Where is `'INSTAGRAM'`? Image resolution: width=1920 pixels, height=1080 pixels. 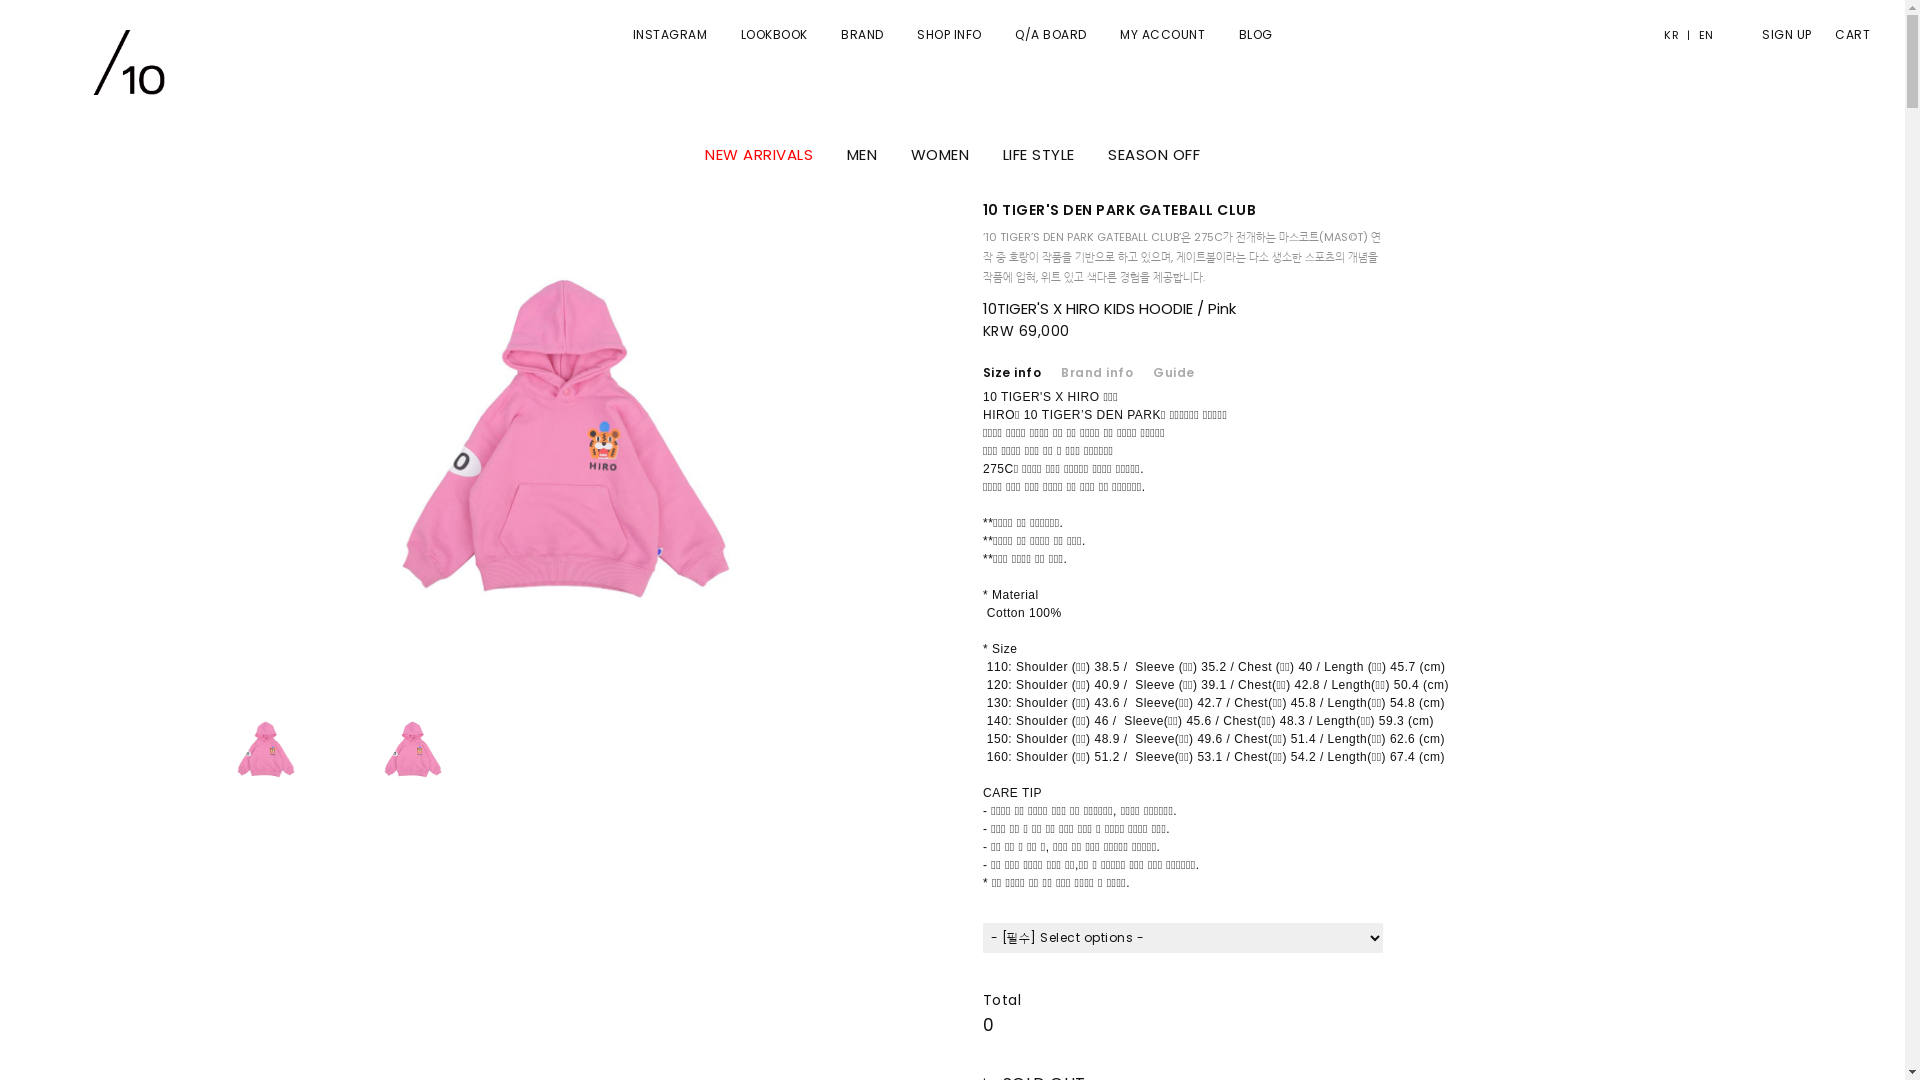
'INSTAGRAM' is located at coordinates (669, 34).